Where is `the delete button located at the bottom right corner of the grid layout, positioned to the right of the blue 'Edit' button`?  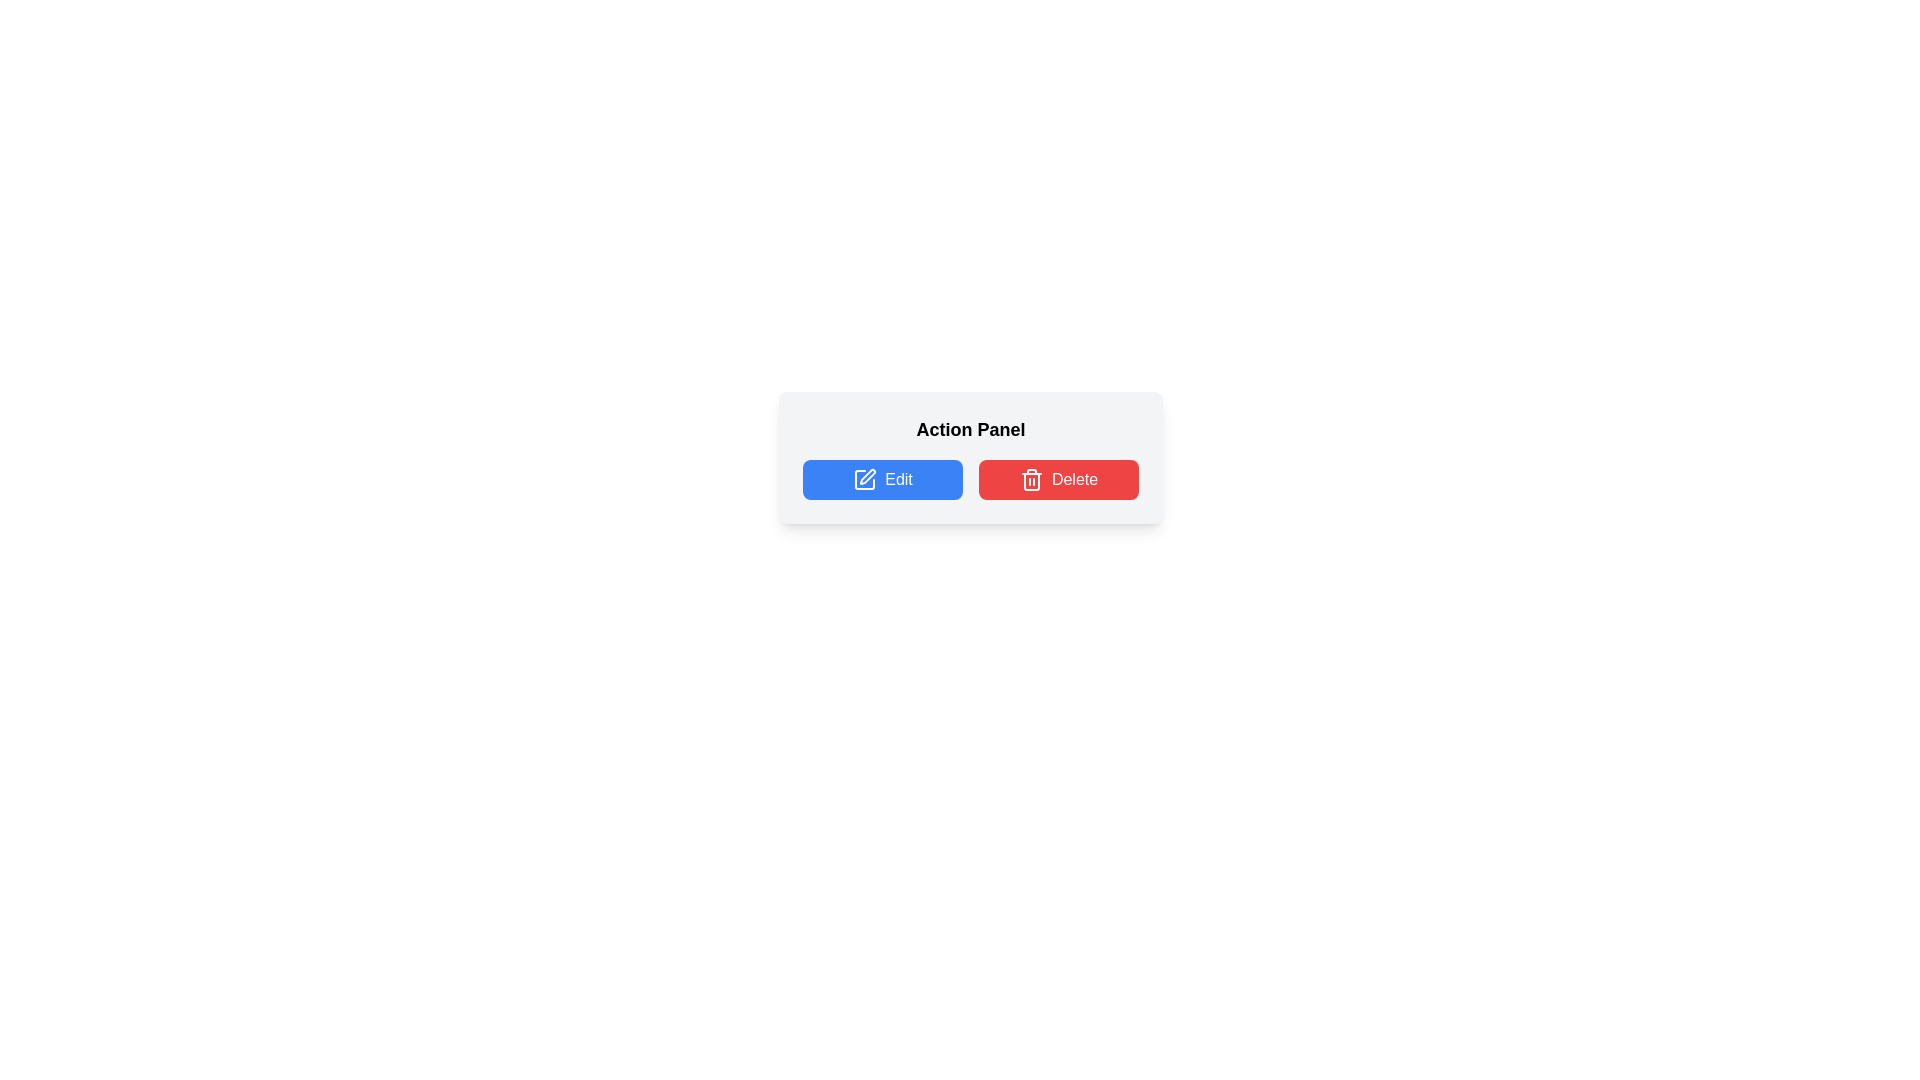
the delete button located at the bottom right corner of the grid layout, positioned to the right of the blue 'Edit' button is located at coordinates (1058, 479).